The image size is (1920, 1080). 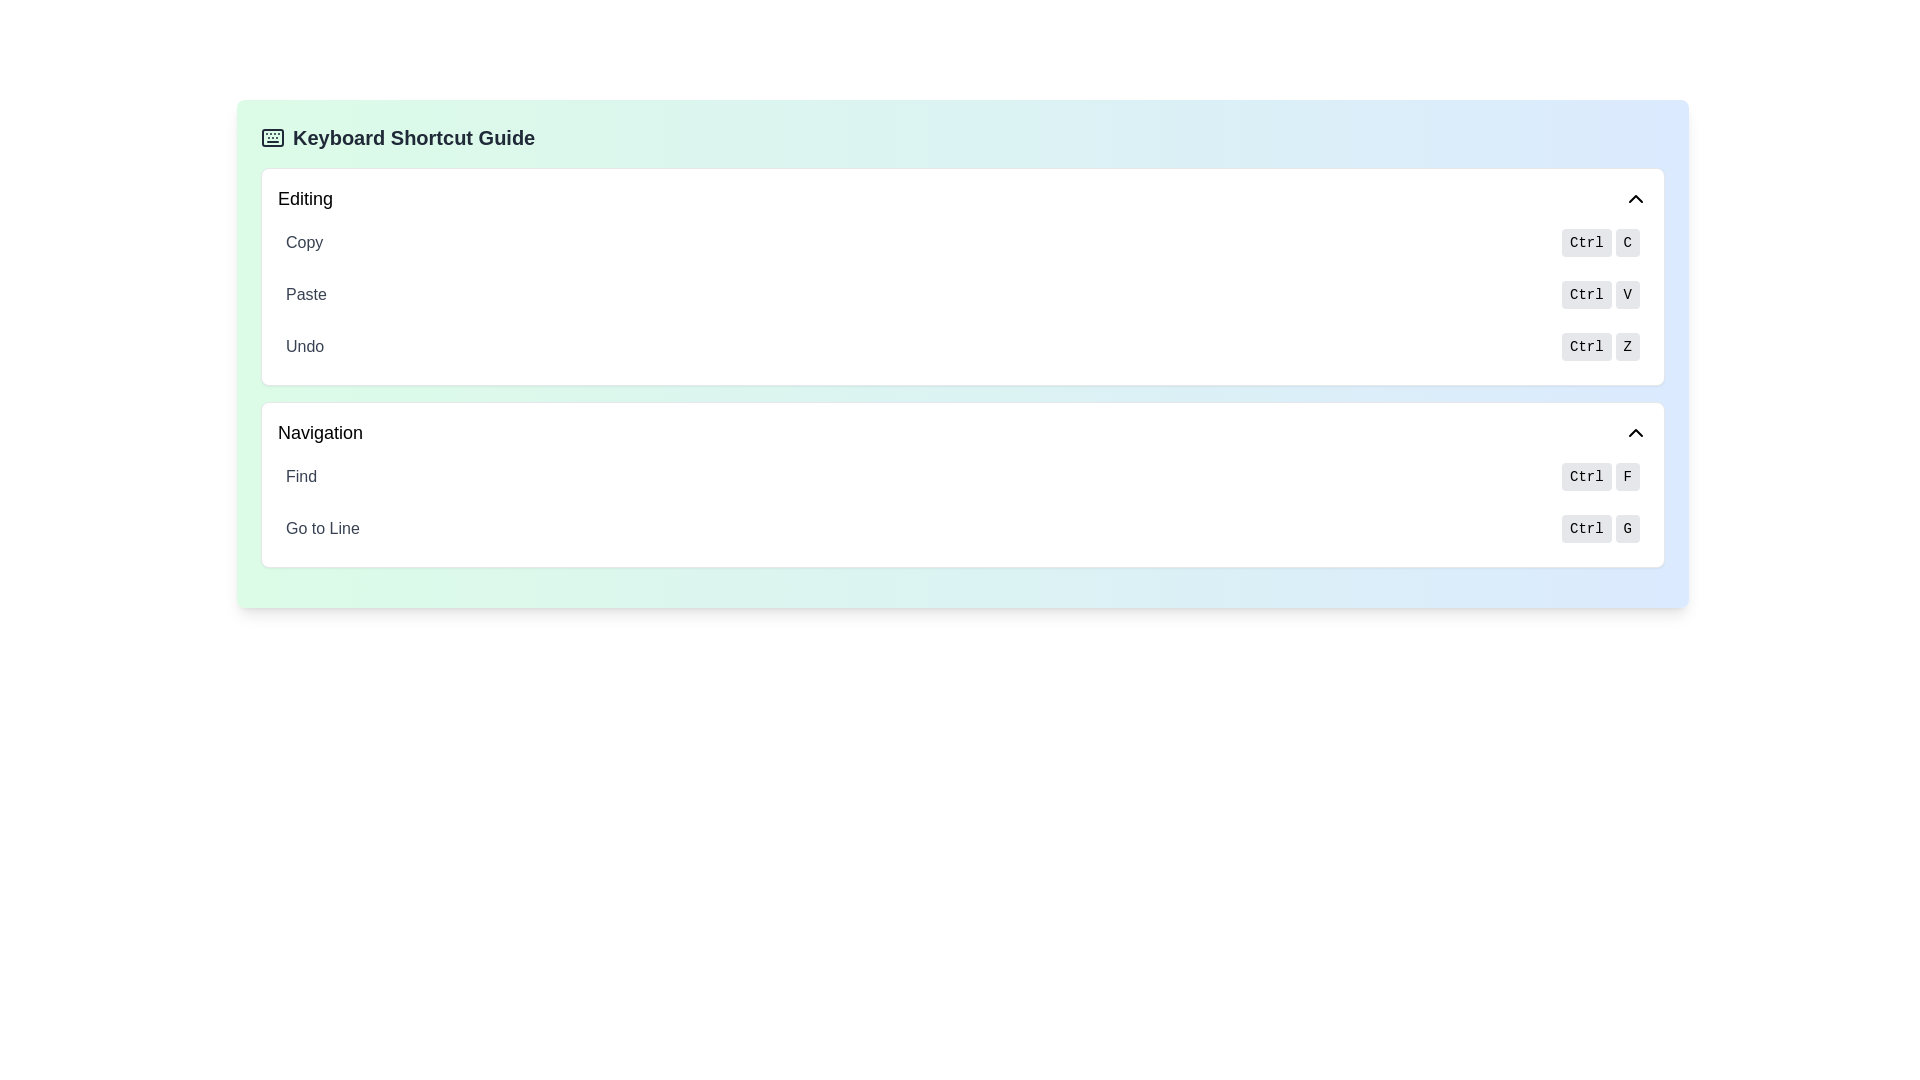 I want to click on the icon that visually identifies the 'Keyboard Shortcut Guide' section, located at the upper-left corner, adjacent to the section title, so click(x=272, y=137).